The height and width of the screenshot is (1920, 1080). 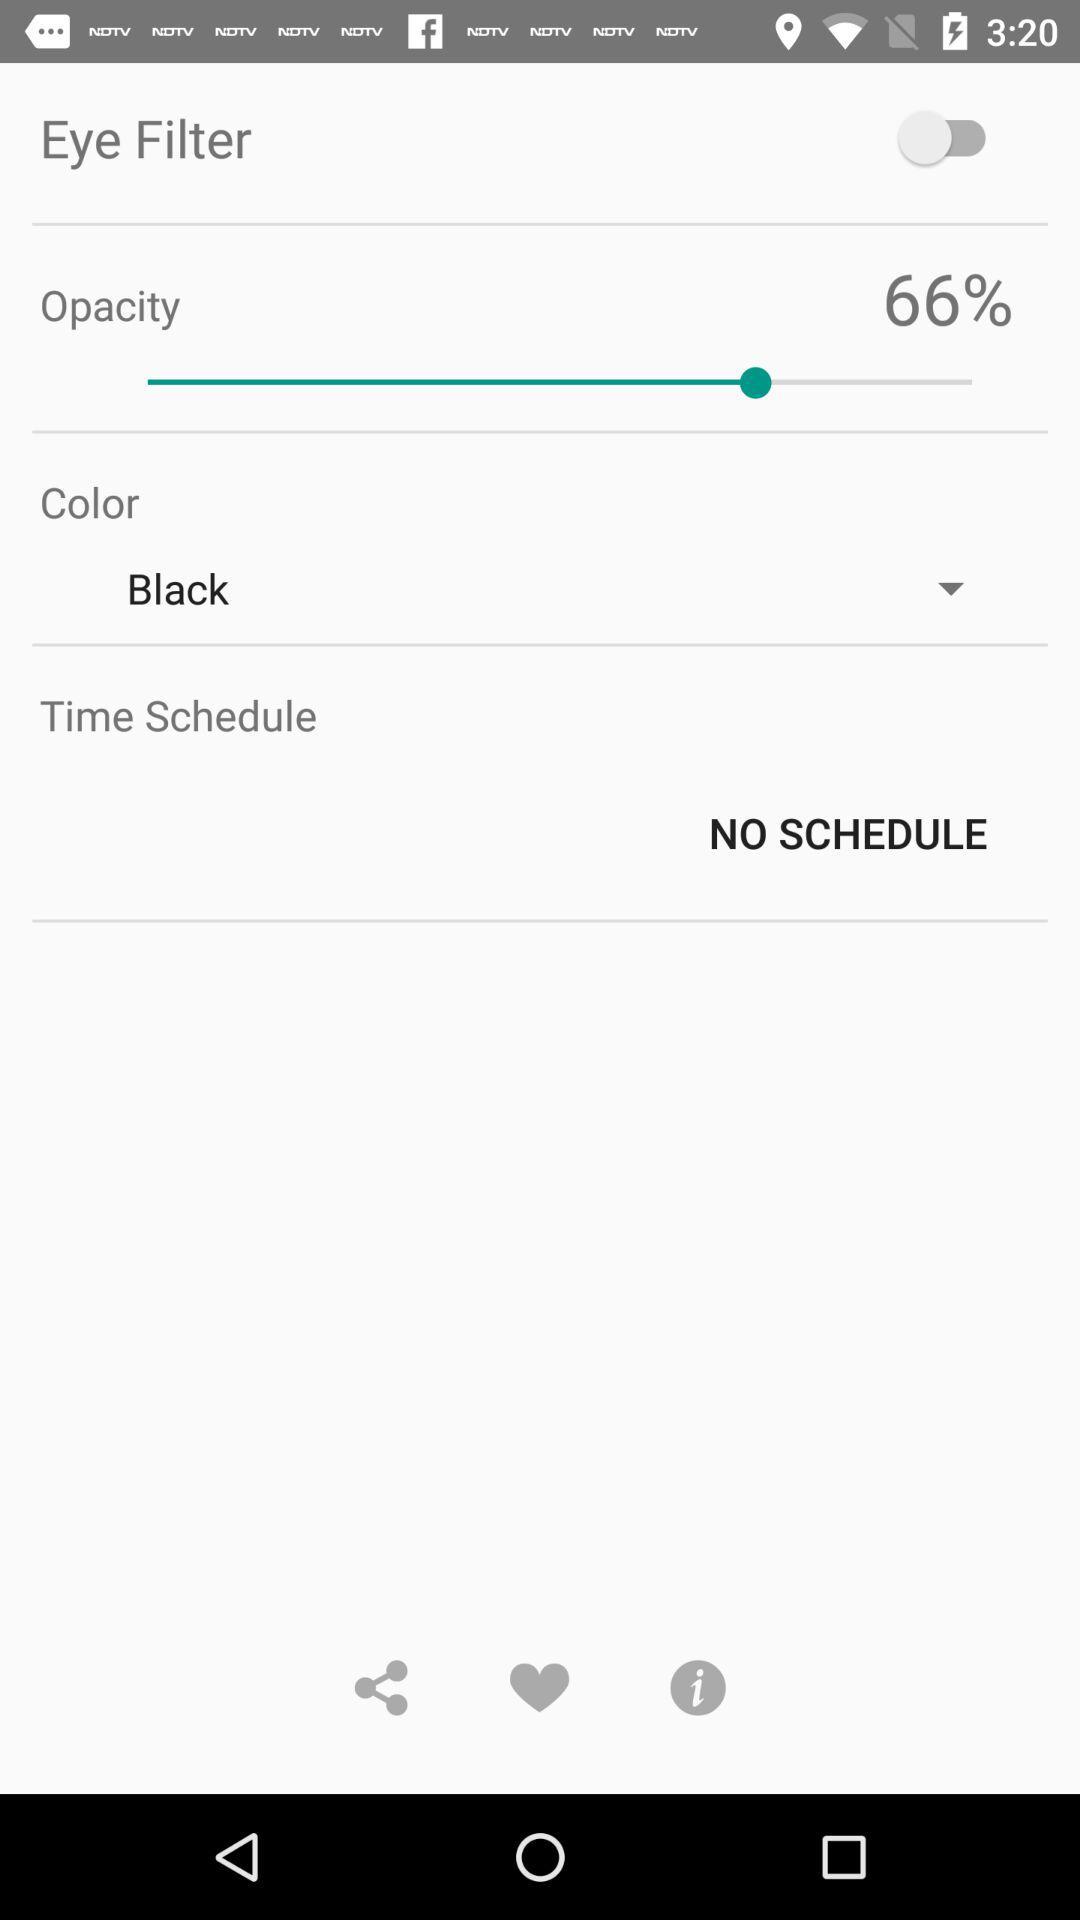 I want to click on the no schedule, so click(x=559, y=832).